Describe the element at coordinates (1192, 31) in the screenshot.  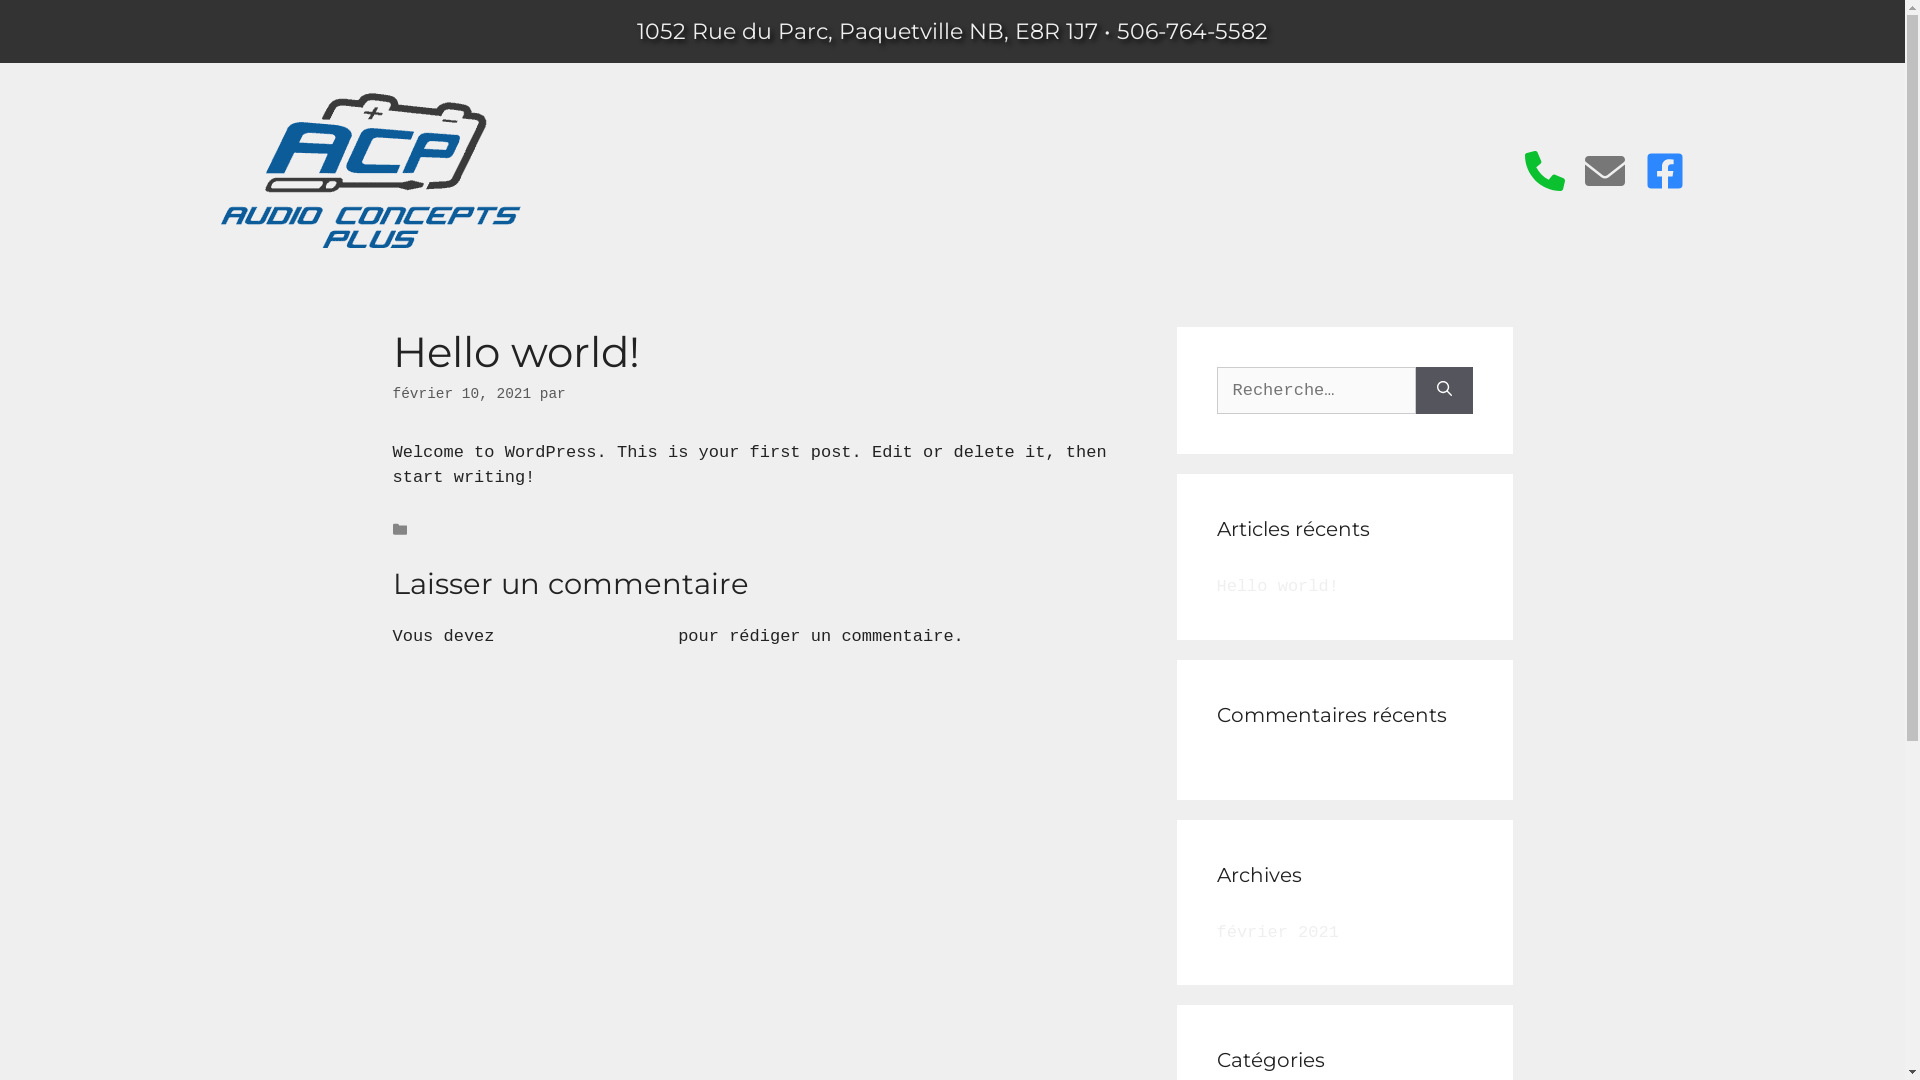
I see `'506-764-5582'` at that location.